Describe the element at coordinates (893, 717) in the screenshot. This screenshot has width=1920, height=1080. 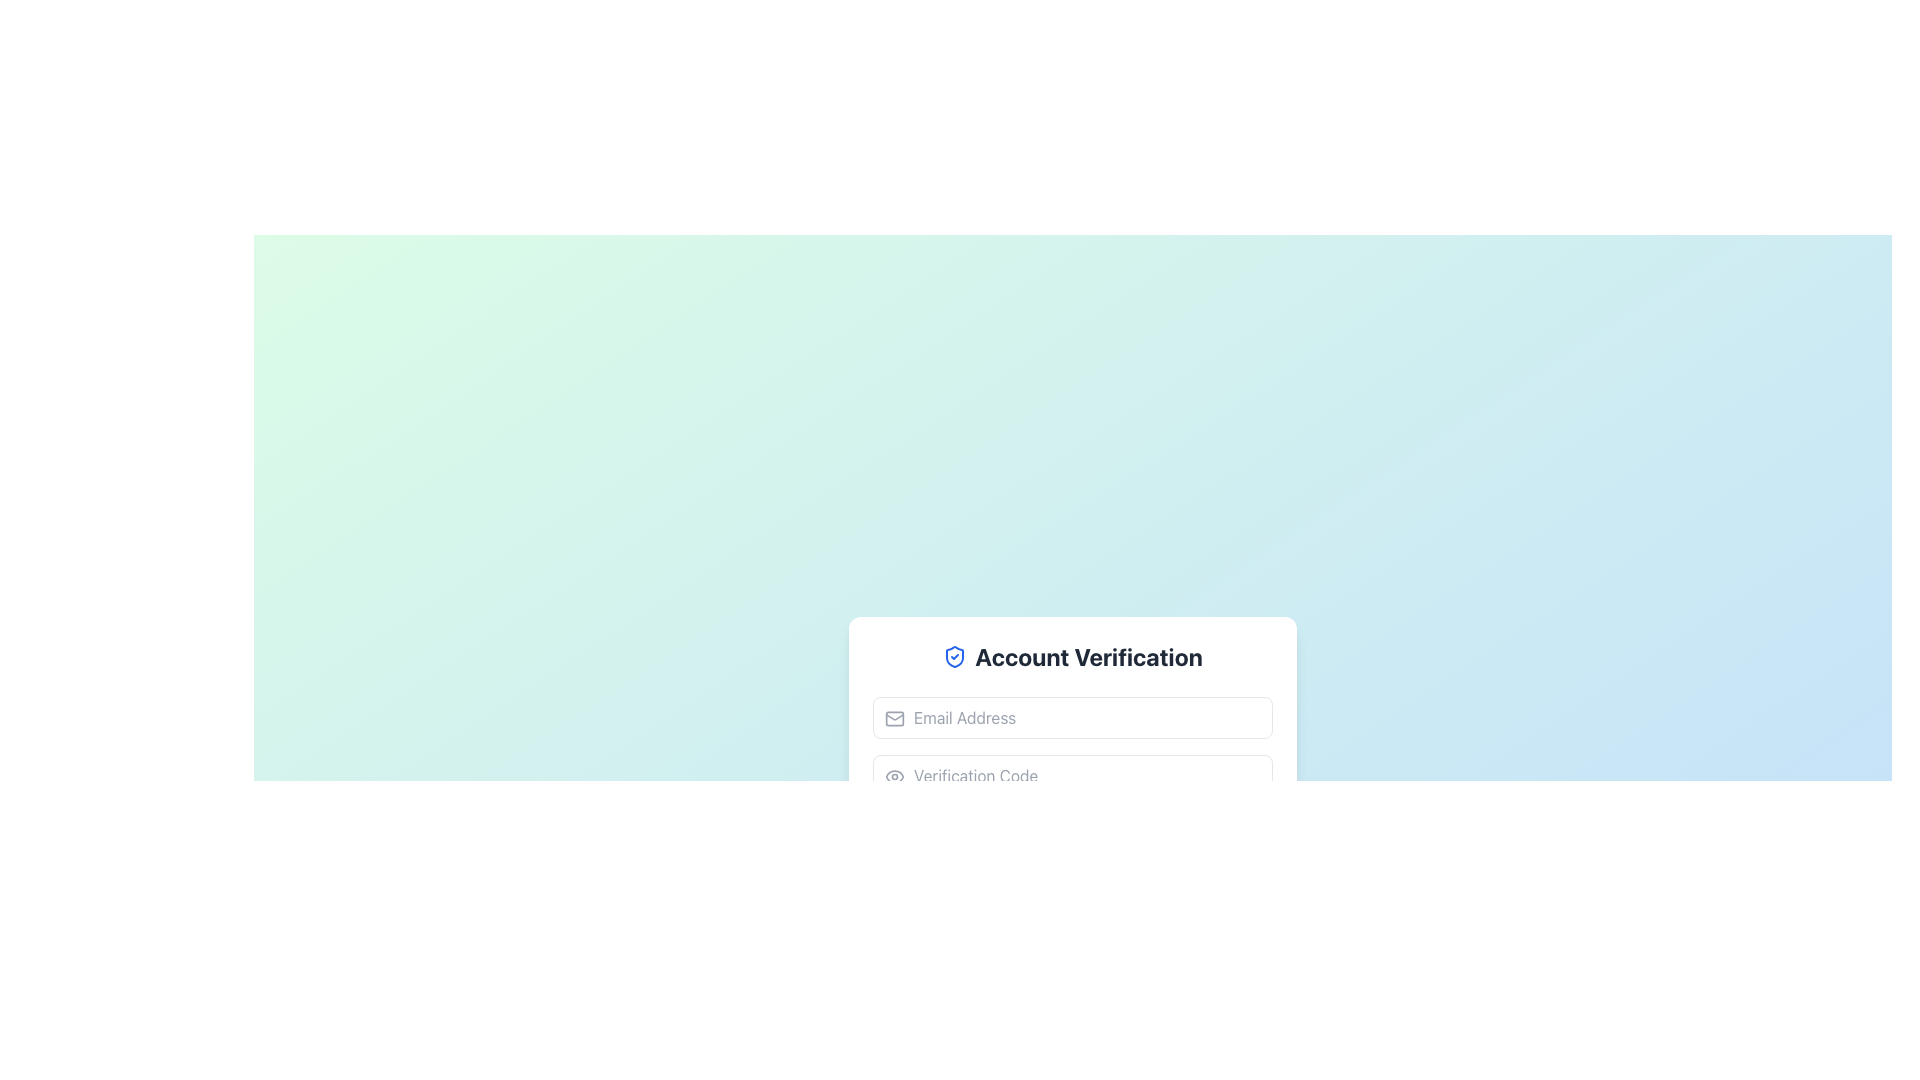
I see `the envelope icon located at the top-left corner inside the 'Email Address' input field, which is styled in a minimalist modern design and rendered in light gray color` at that location.